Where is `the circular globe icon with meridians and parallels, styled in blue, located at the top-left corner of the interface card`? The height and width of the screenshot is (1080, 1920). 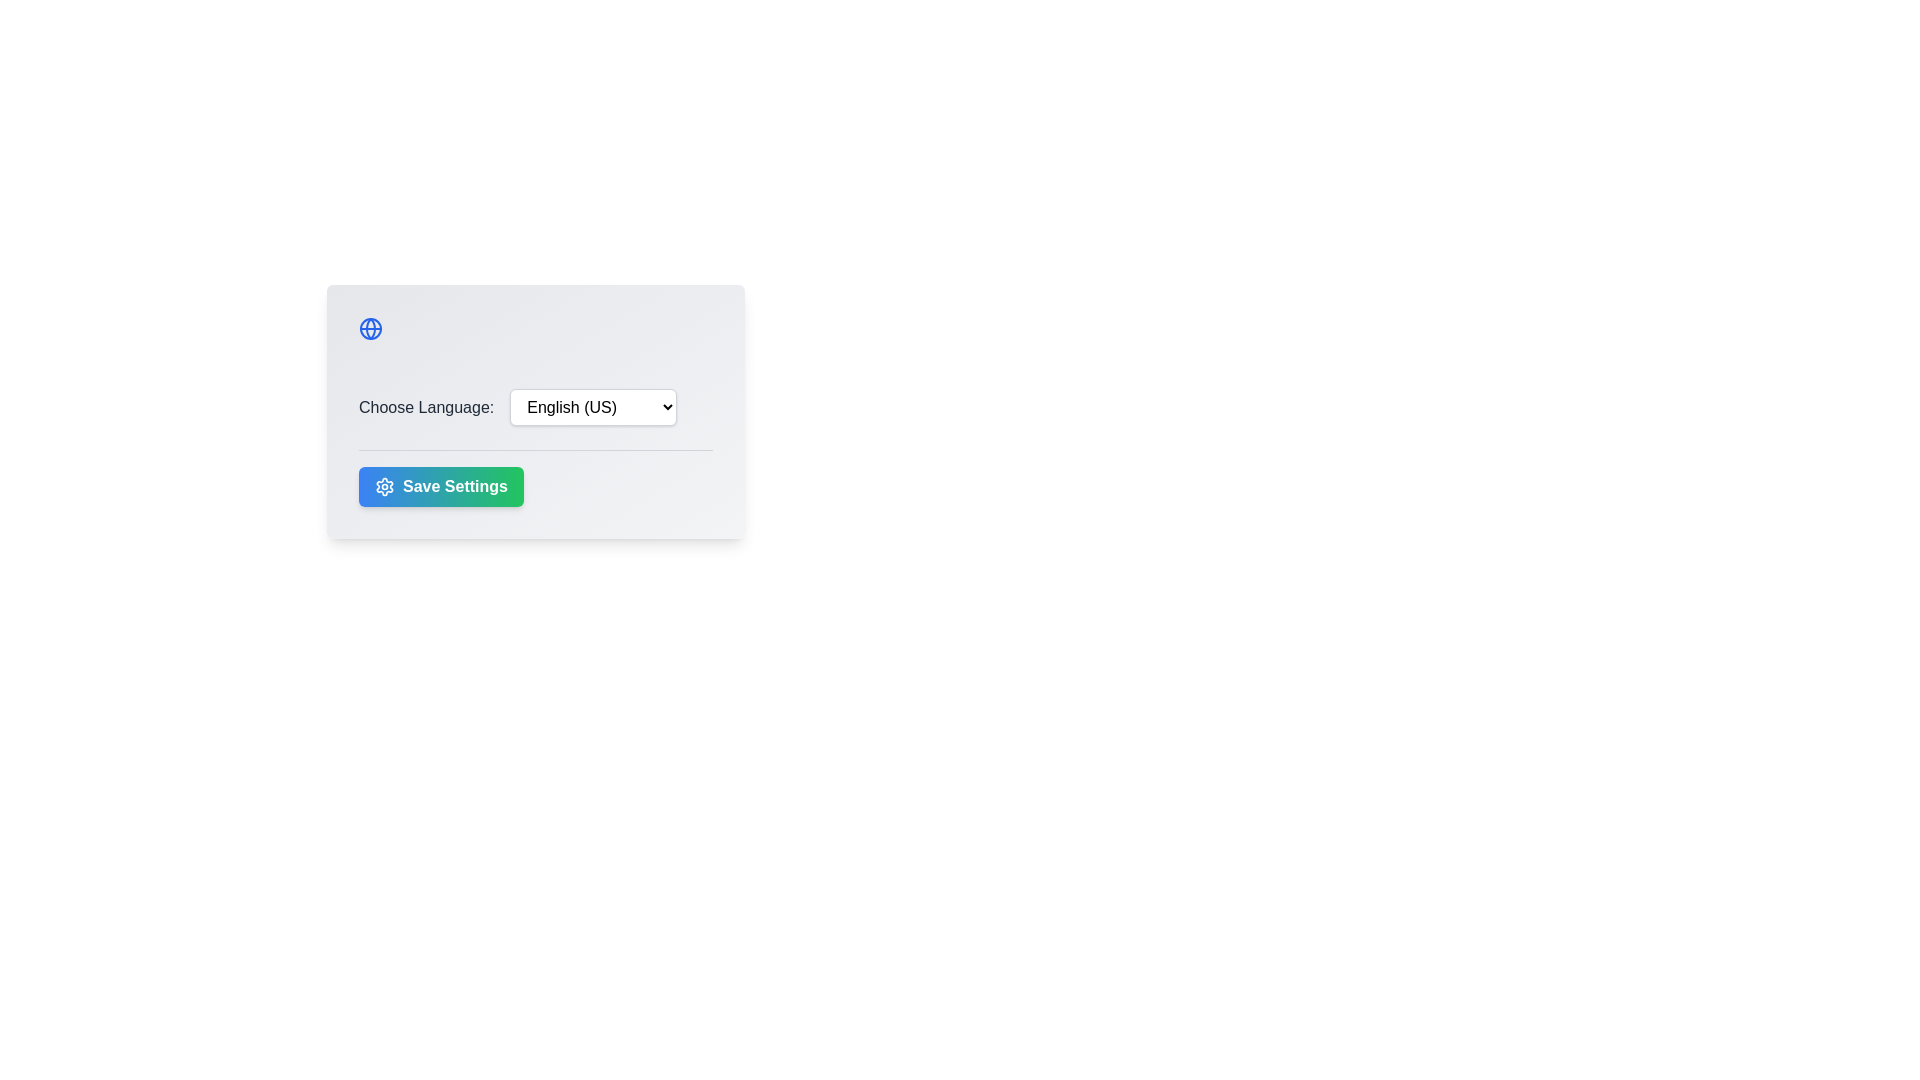 the circular globe icon with meridians and parallels, styled in blue, located at the top-left corner of the interface card is located at coordinates (370, 327).